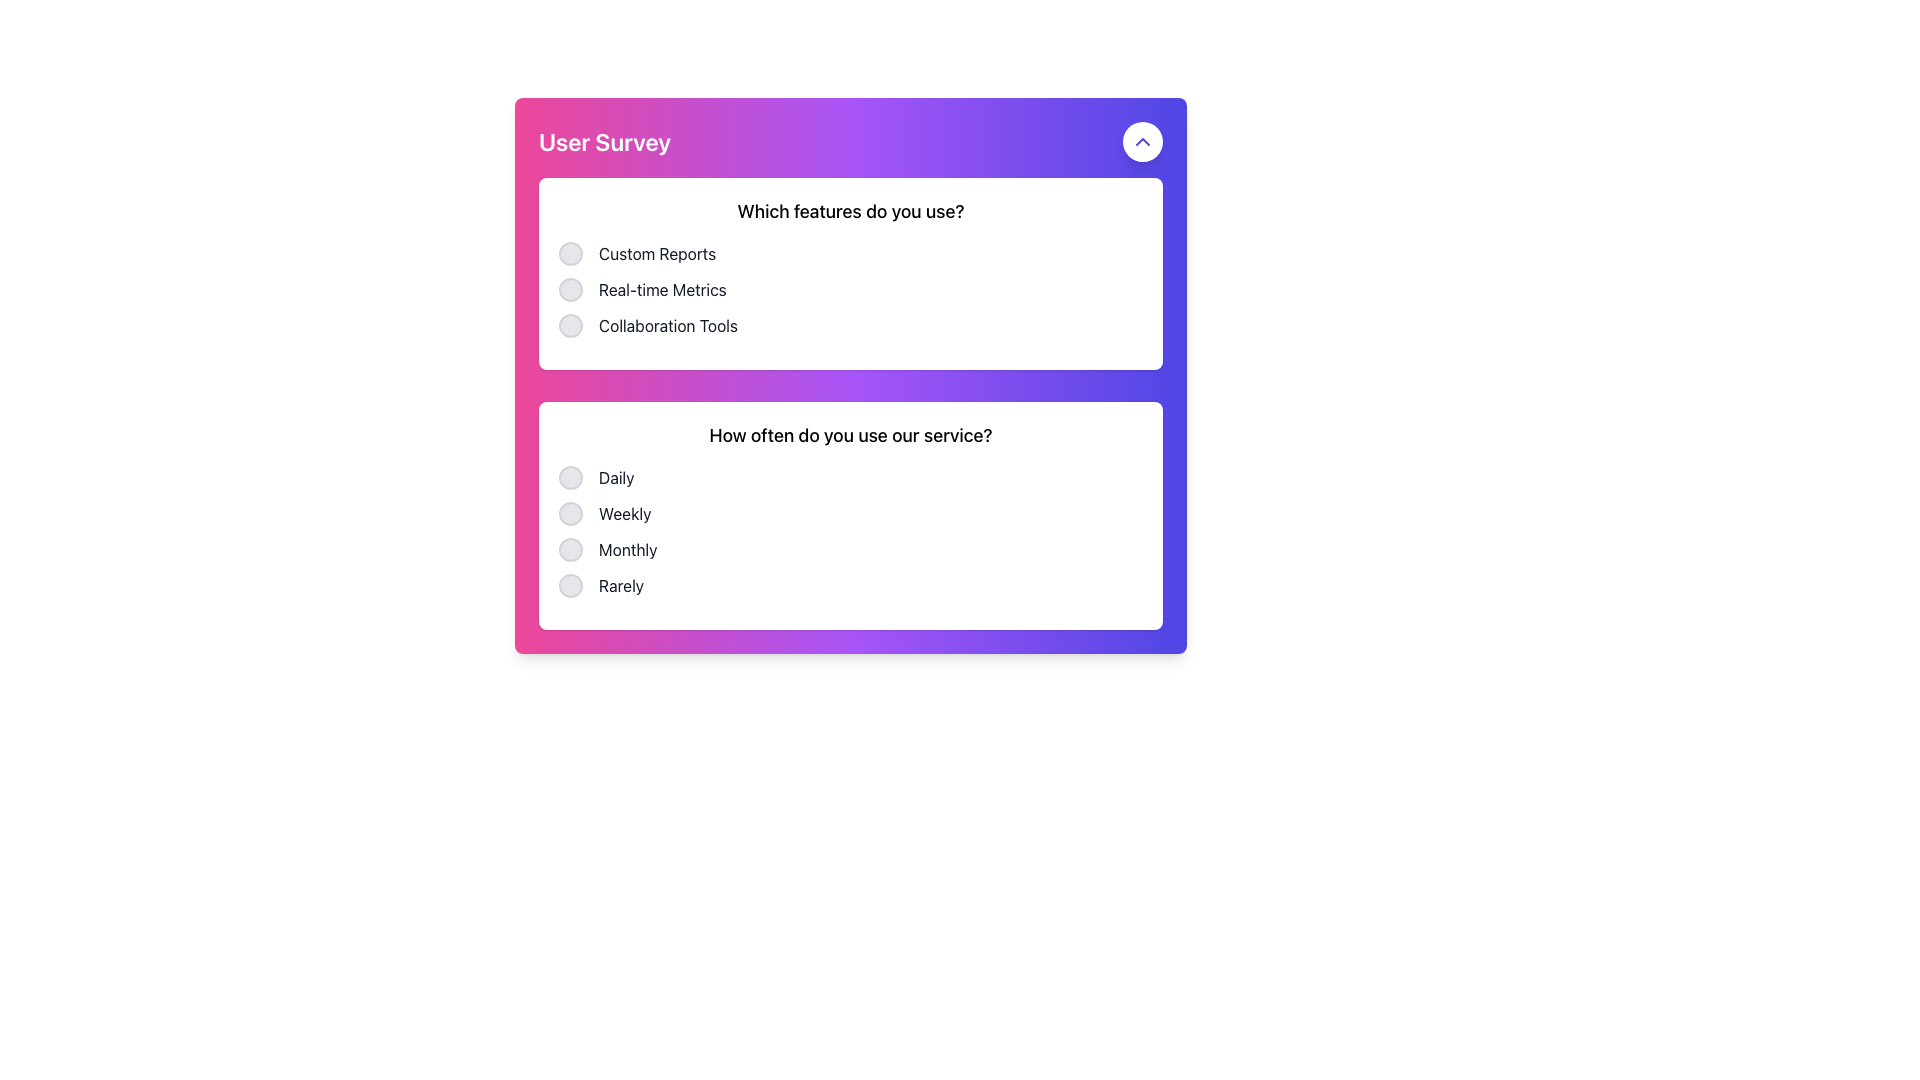  I want to click on the first selectable item in the 'Which features do you use?' list, so click(850, 253).